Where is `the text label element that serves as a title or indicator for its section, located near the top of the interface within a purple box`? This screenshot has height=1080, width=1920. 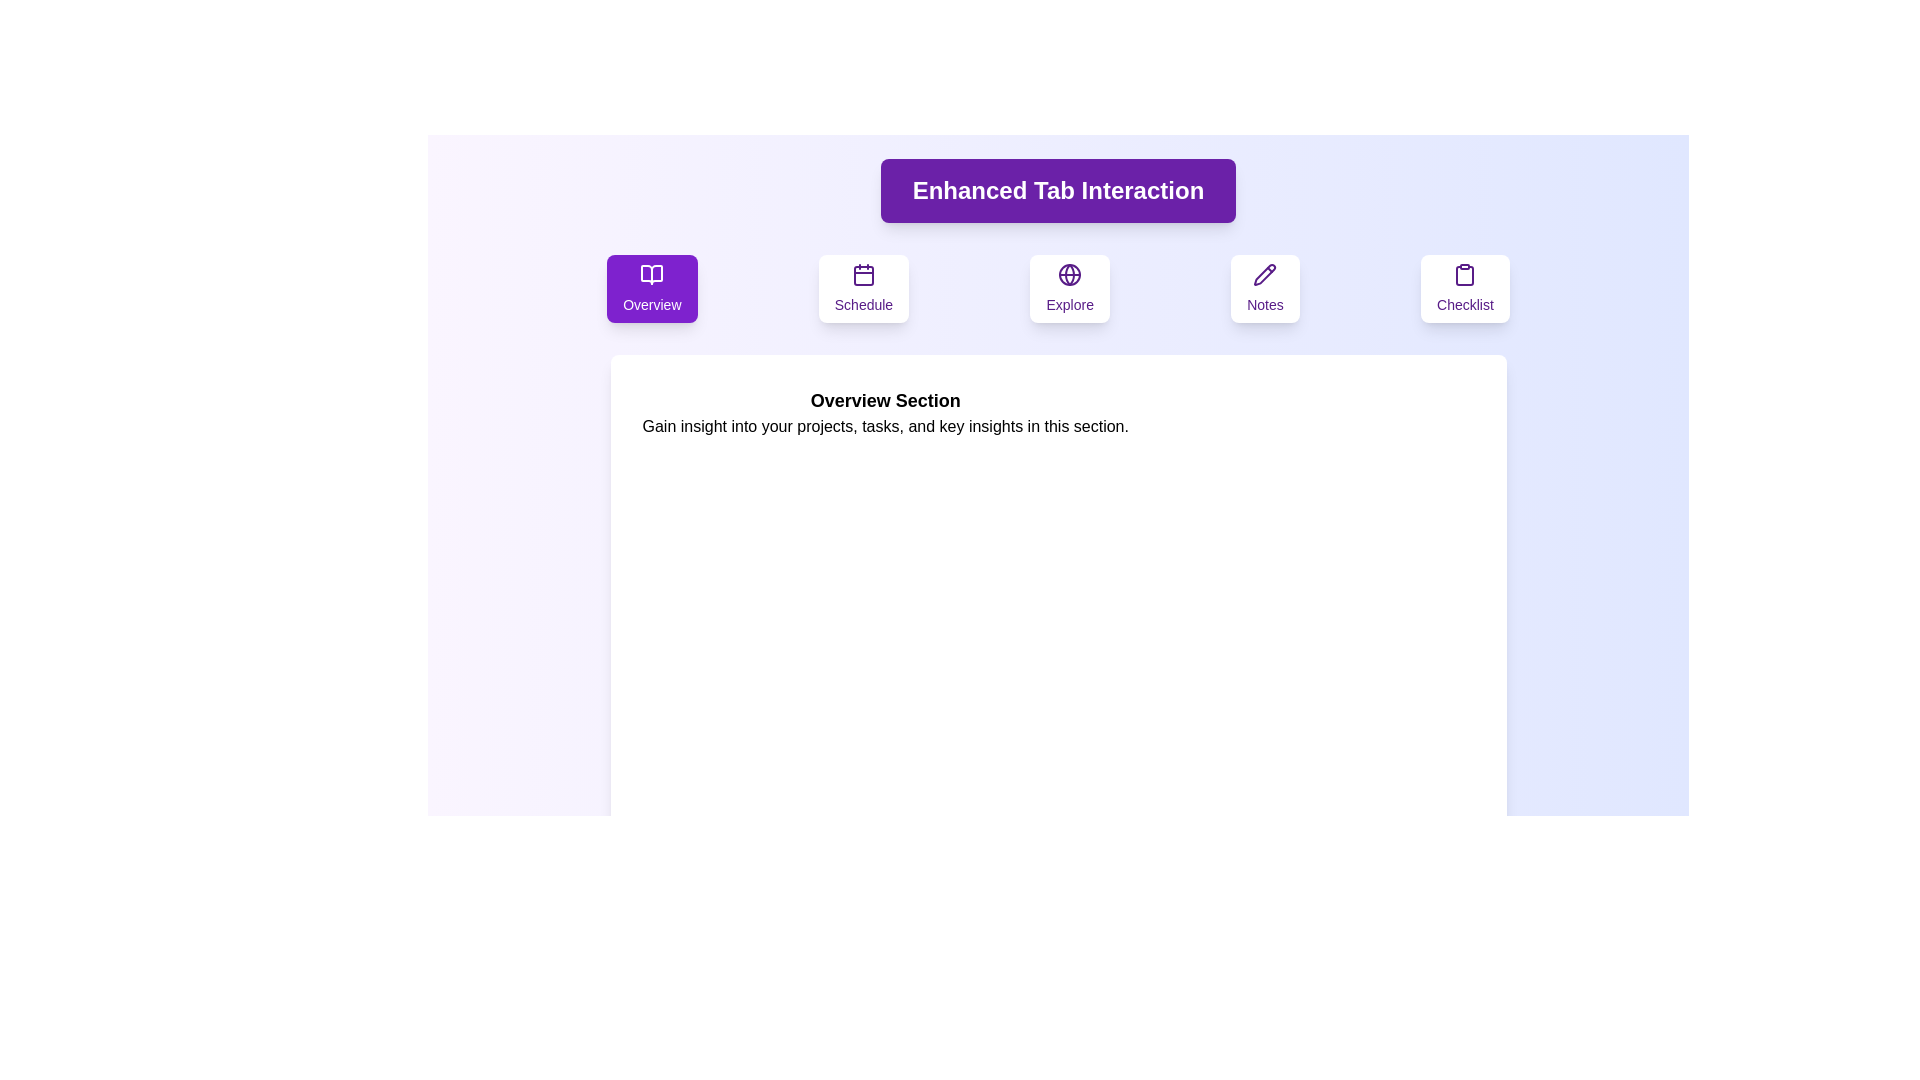 the text label element that serves as a title or indicator for its section, located near the top of the interface within a purple box is located at coordinates (1057, 191).